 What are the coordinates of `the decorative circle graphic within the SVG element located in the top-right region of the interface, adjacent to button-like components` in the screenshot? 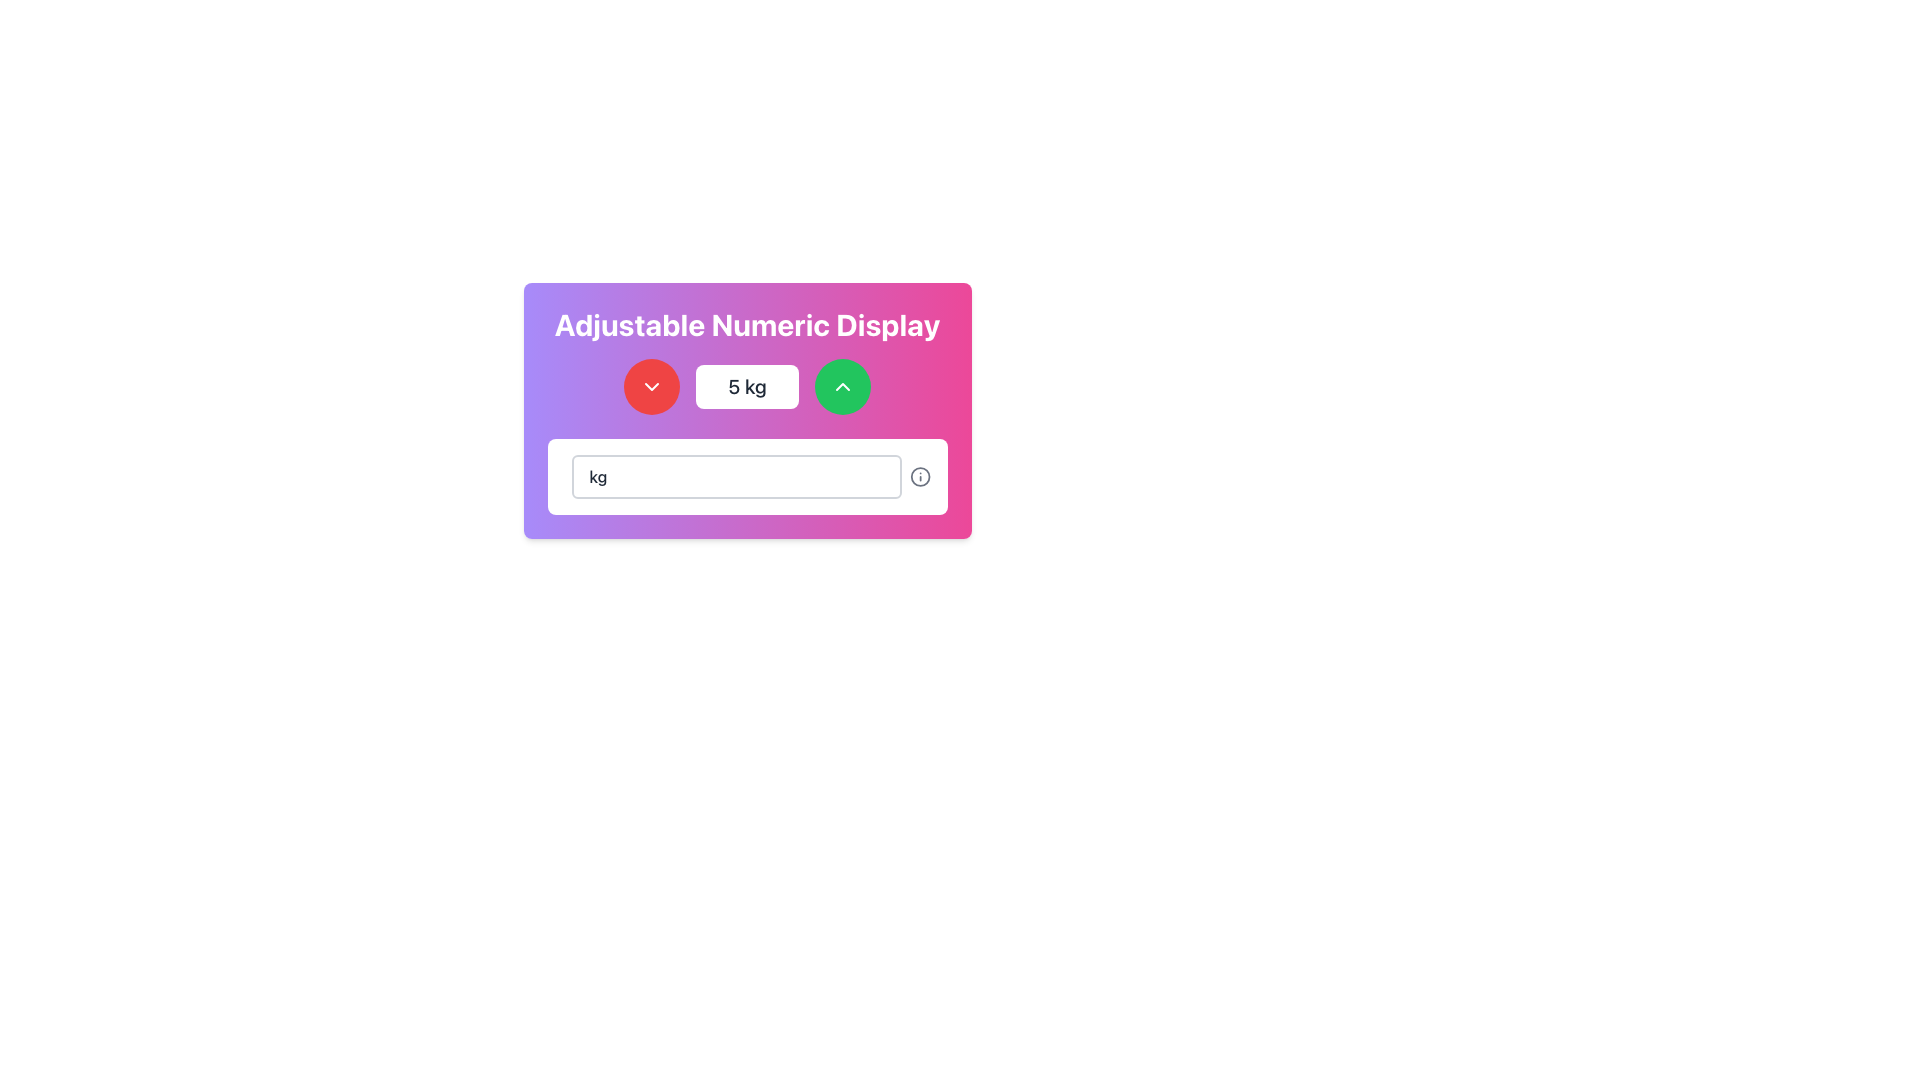 It's located at (919, 477).